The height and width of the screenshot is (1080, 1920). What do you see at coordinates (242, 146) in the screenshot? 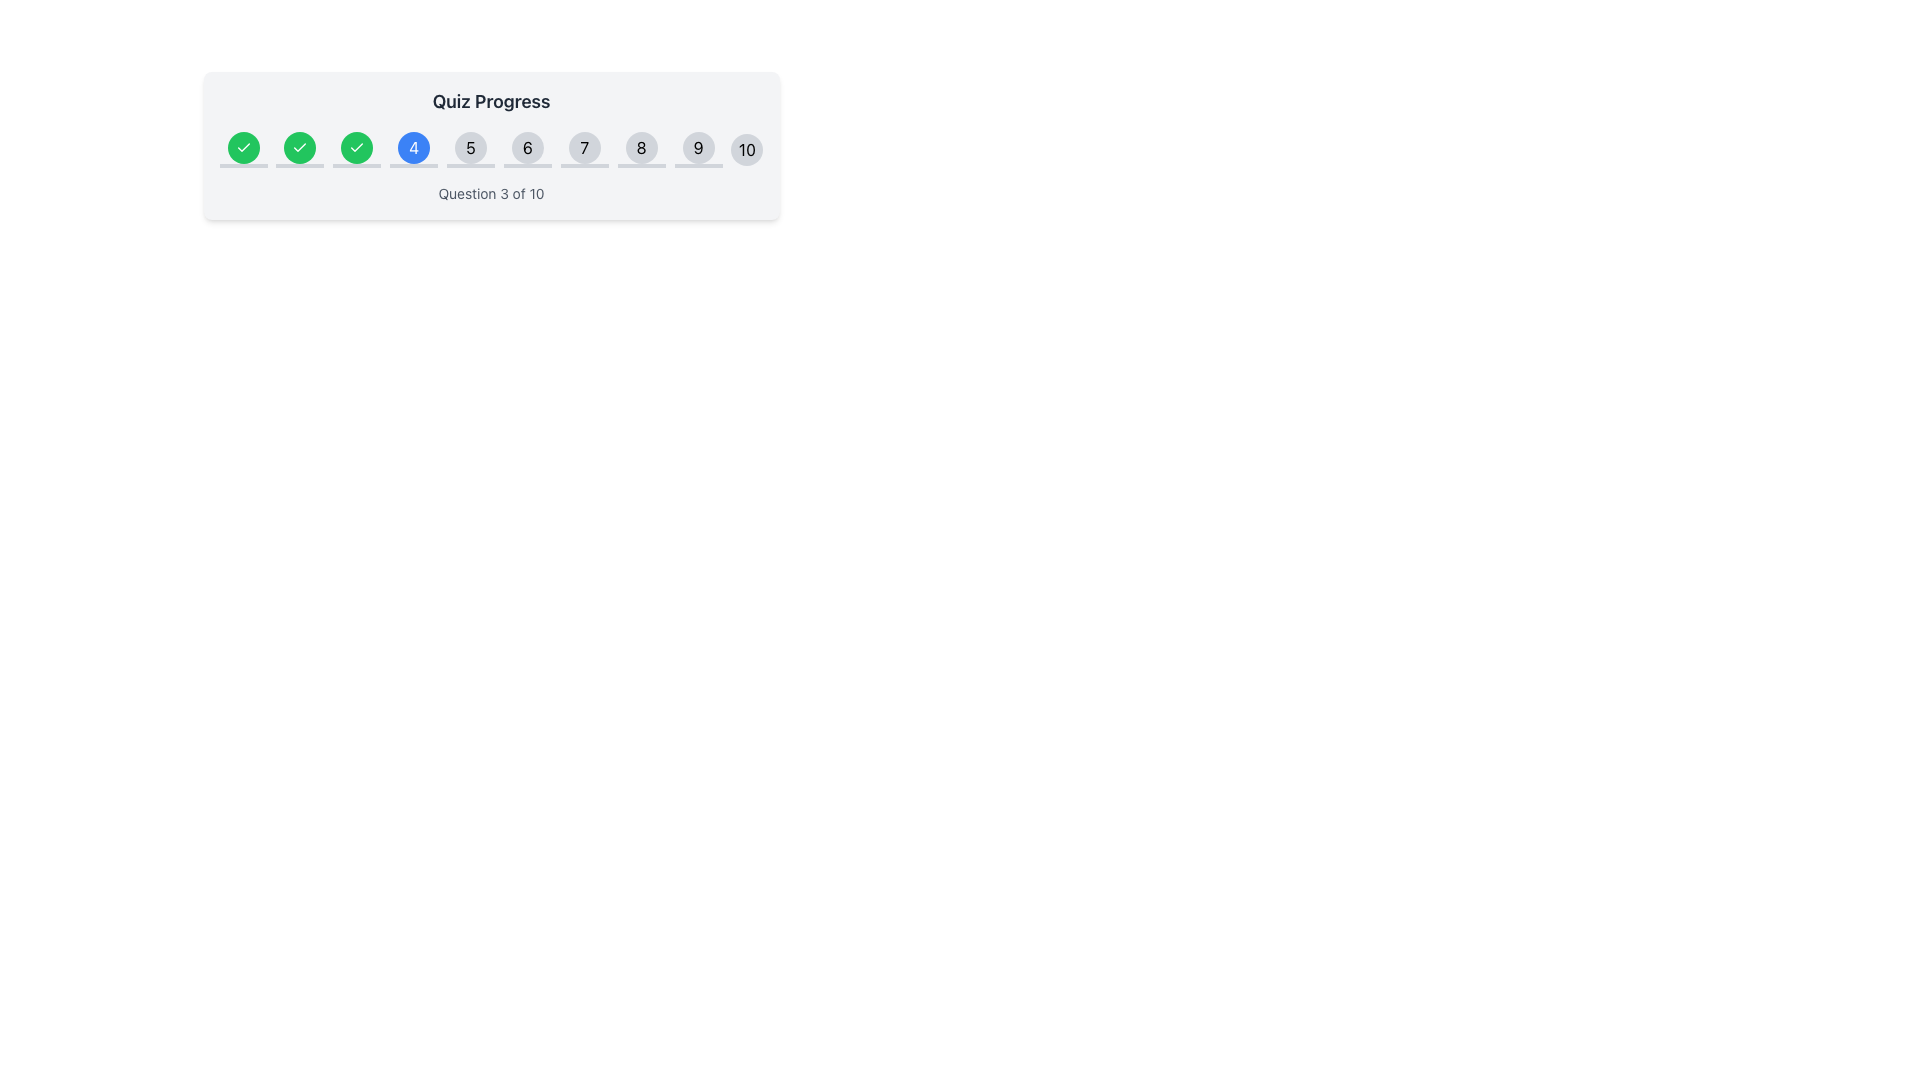
I see `the Status indicator icon that represents a completed step in the Quiz Progress section, located in the top-left region of the interface` at bounding box center [242, 146].